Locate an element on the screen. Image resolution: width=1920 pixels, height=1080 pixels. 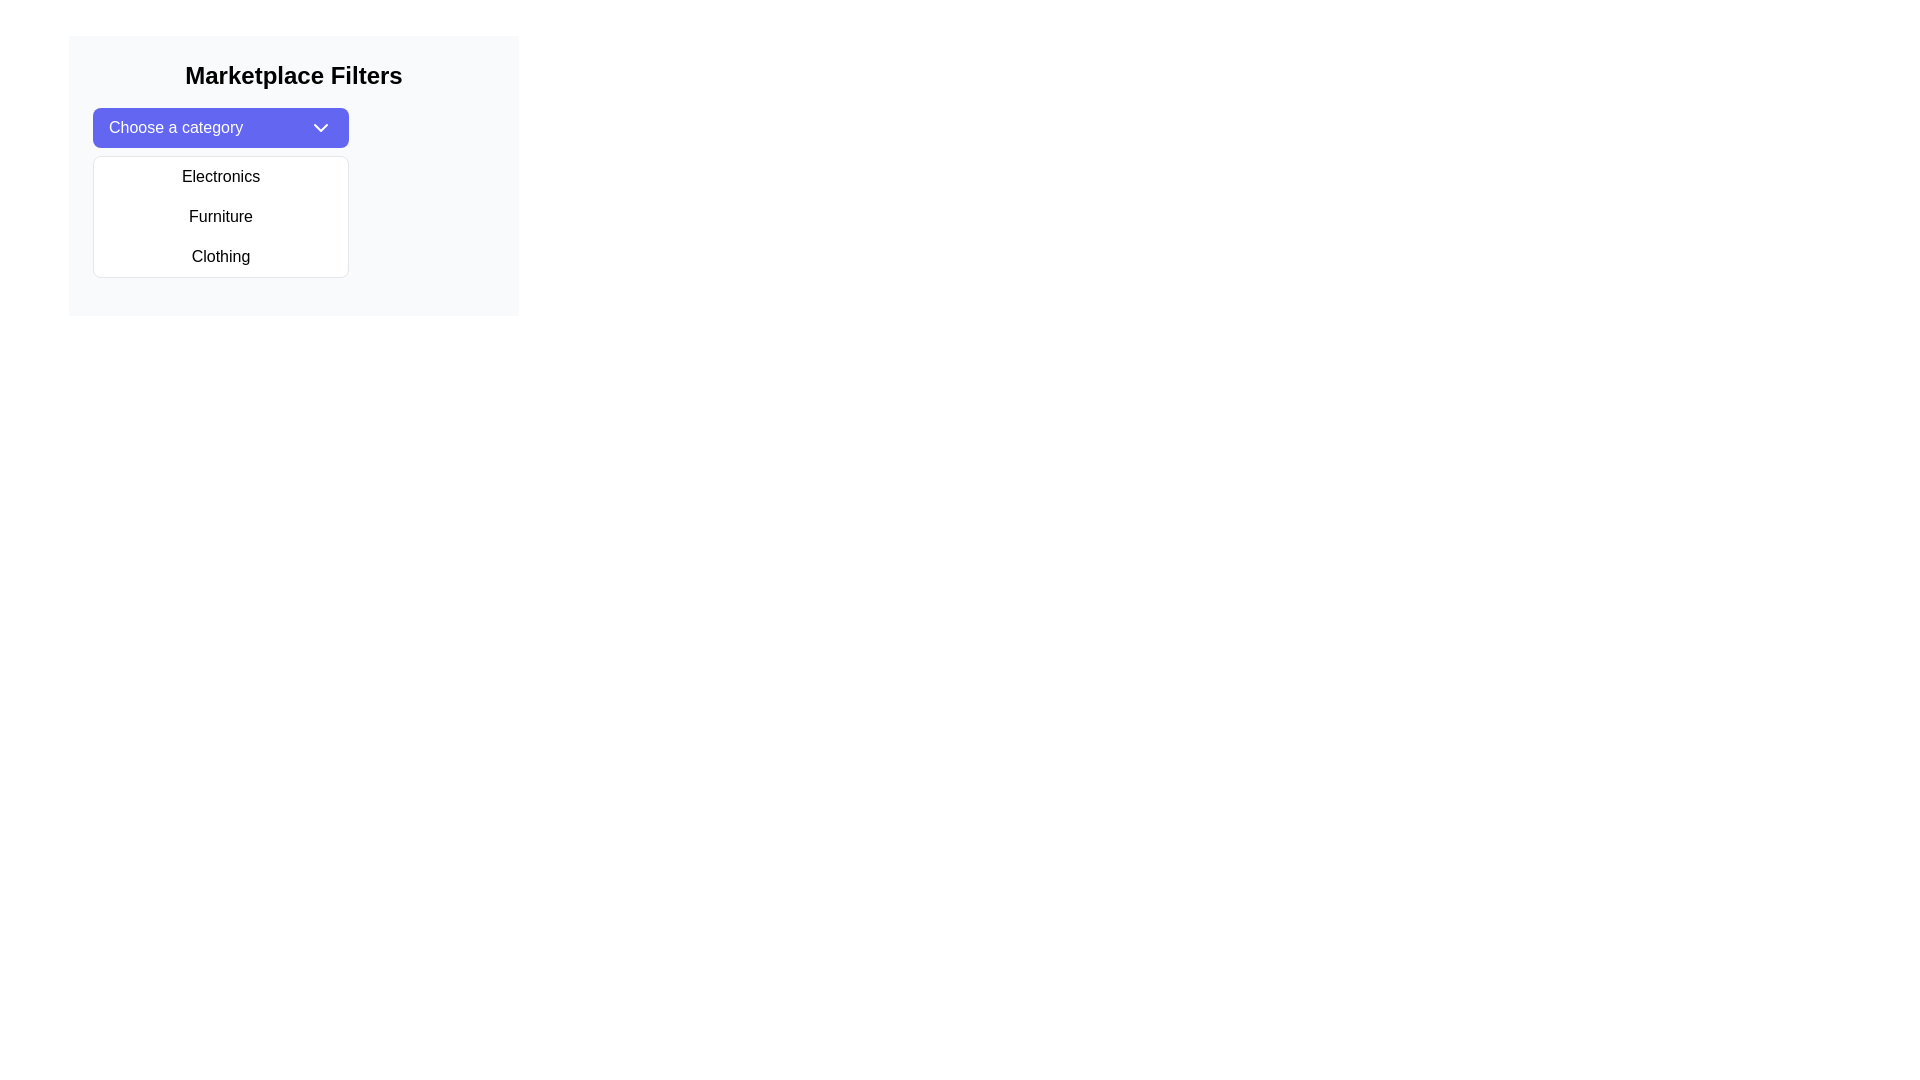
the title text at the top of the display area is located at coordinates (292, 75).